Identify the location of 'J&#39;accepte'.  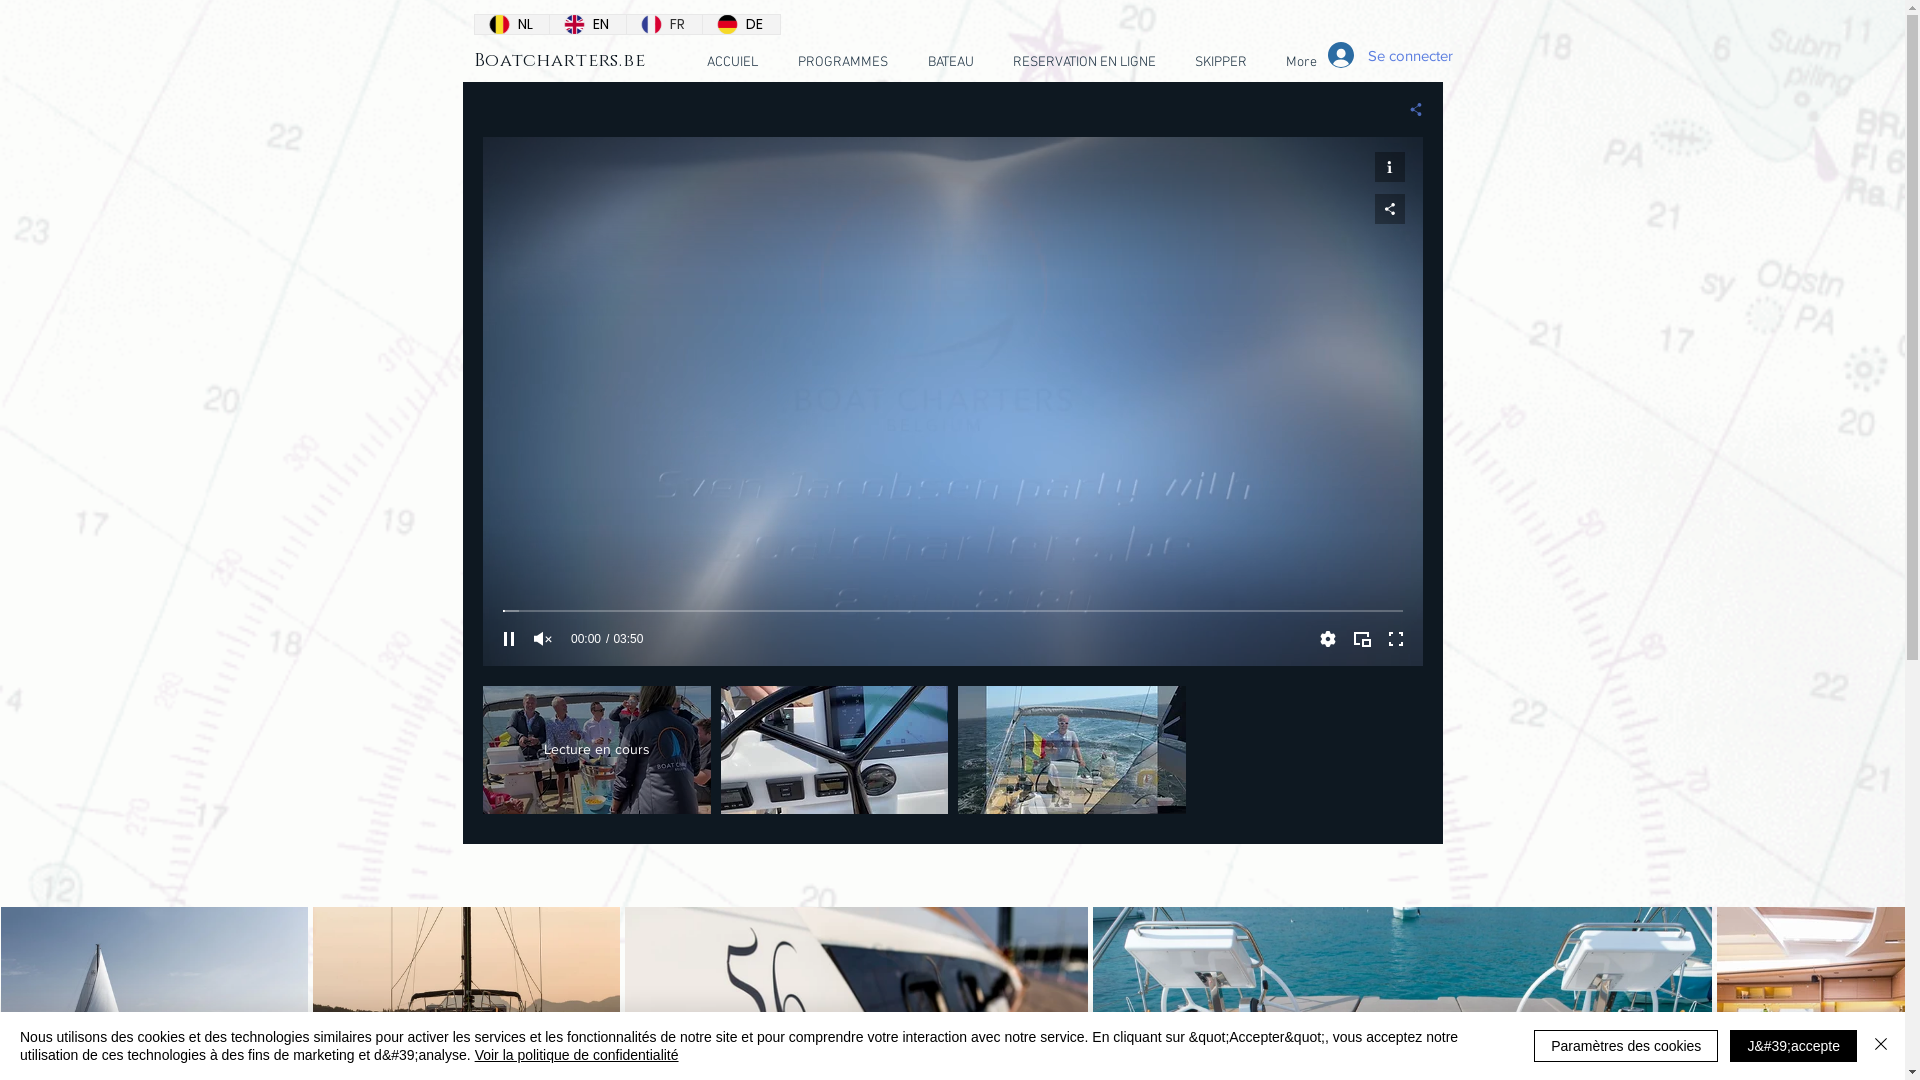
(1793, 1044).